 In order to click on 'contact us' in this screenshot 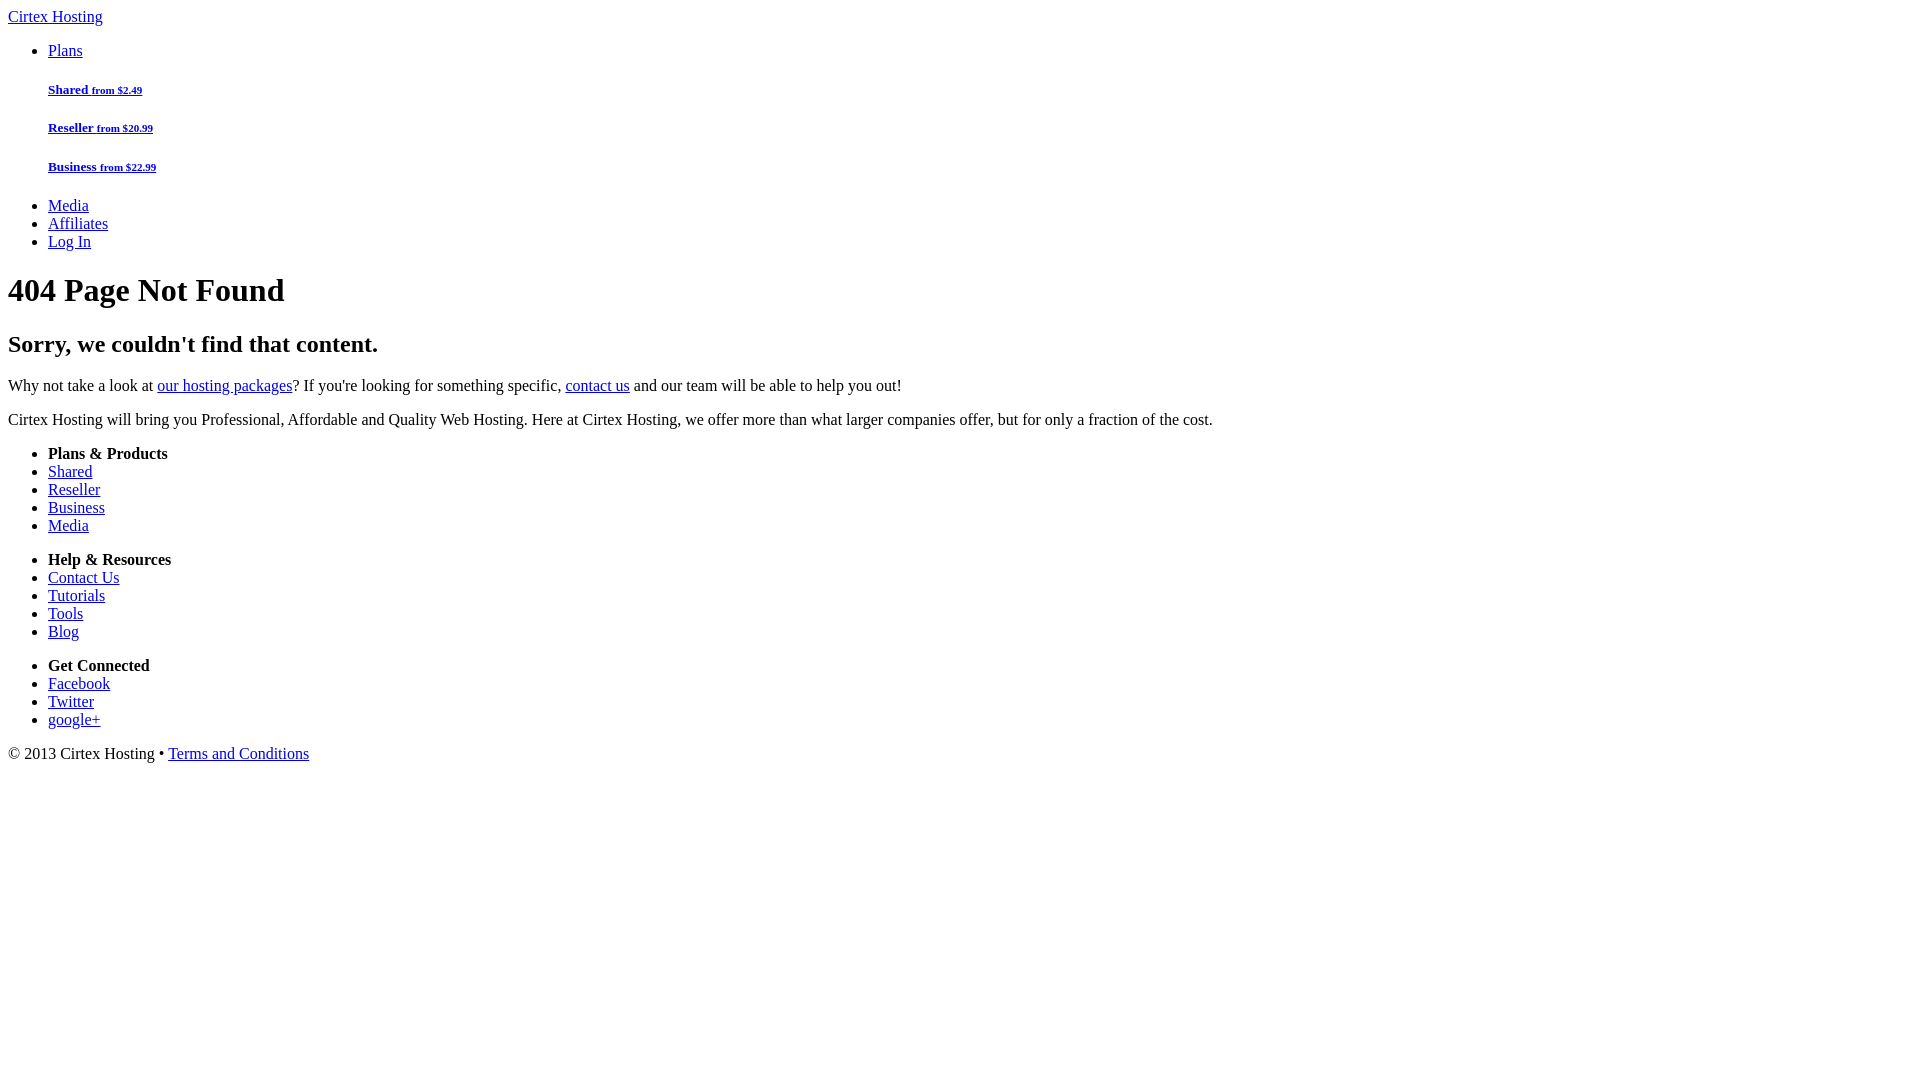, I will do `click(595, 385)`.